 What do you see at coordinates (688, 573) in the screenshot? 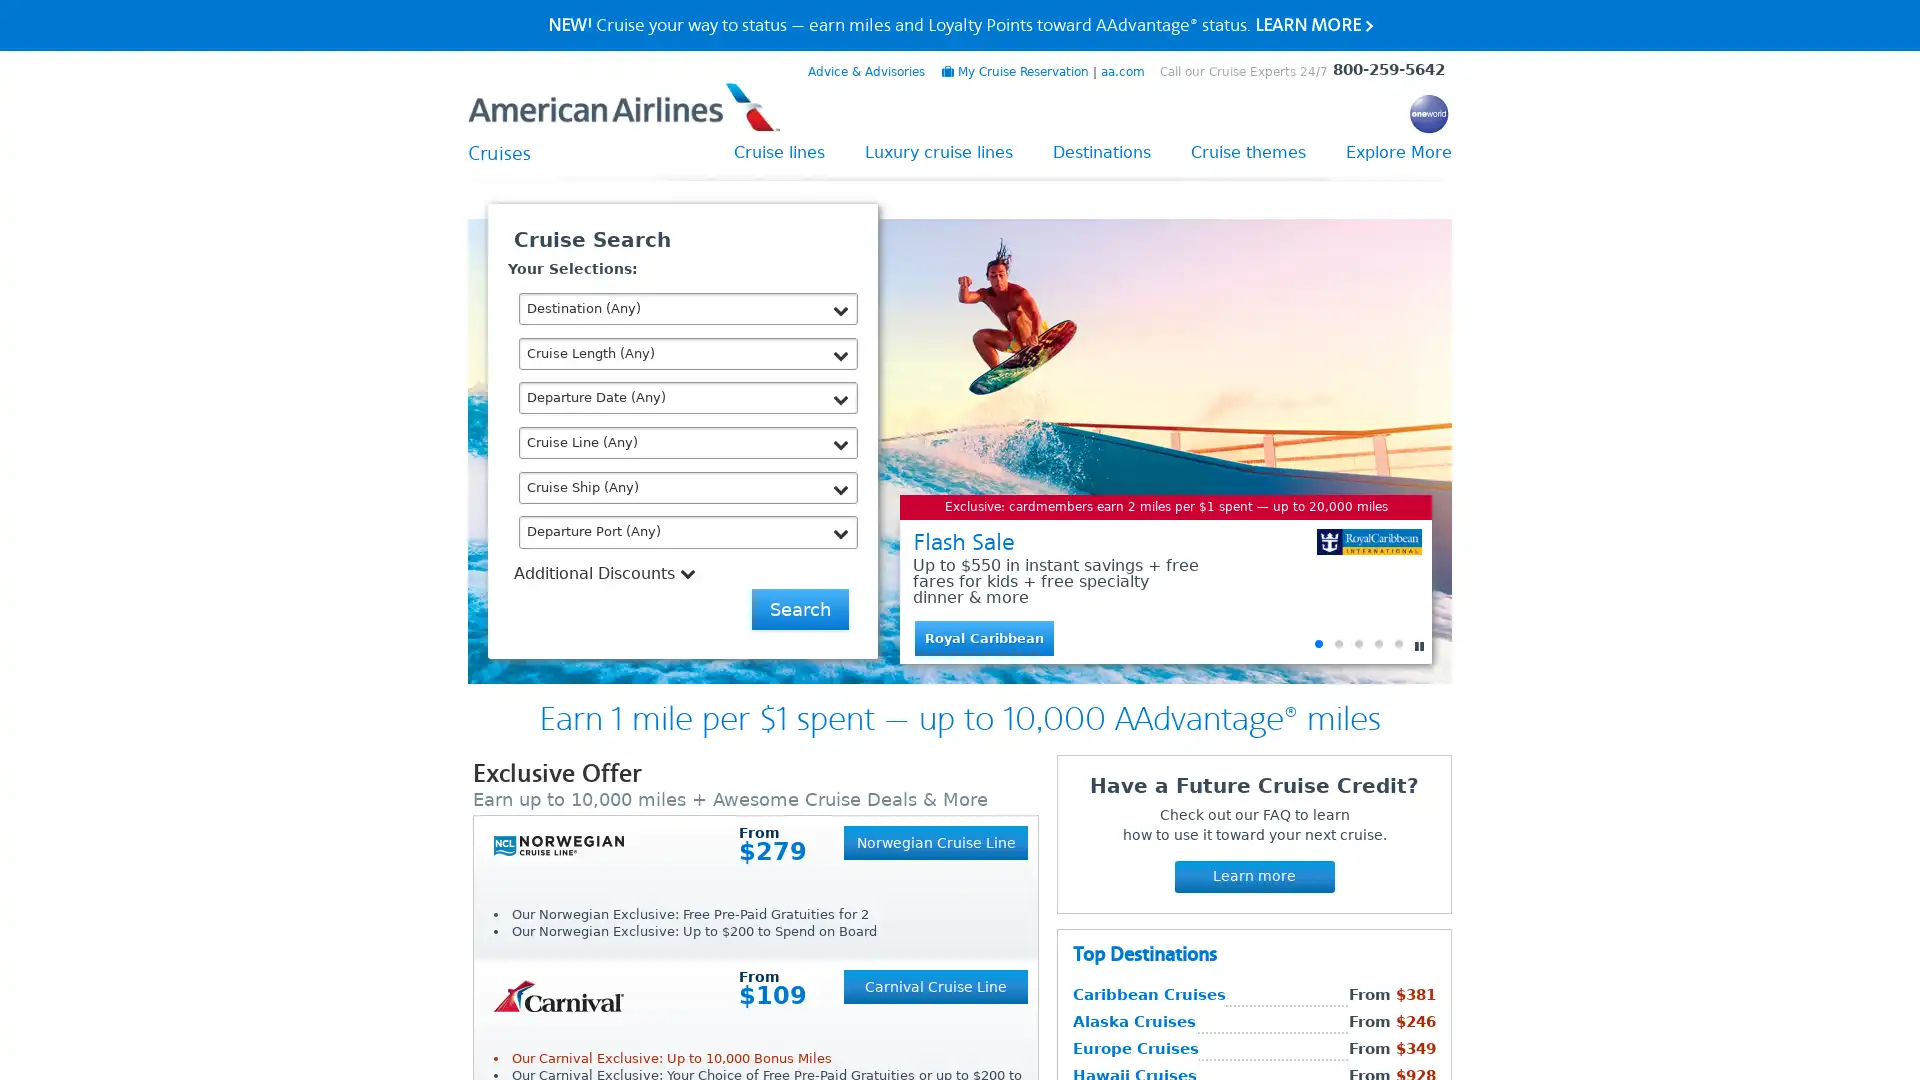
I see `Additional Discounts` at bounding box center [688, 573].